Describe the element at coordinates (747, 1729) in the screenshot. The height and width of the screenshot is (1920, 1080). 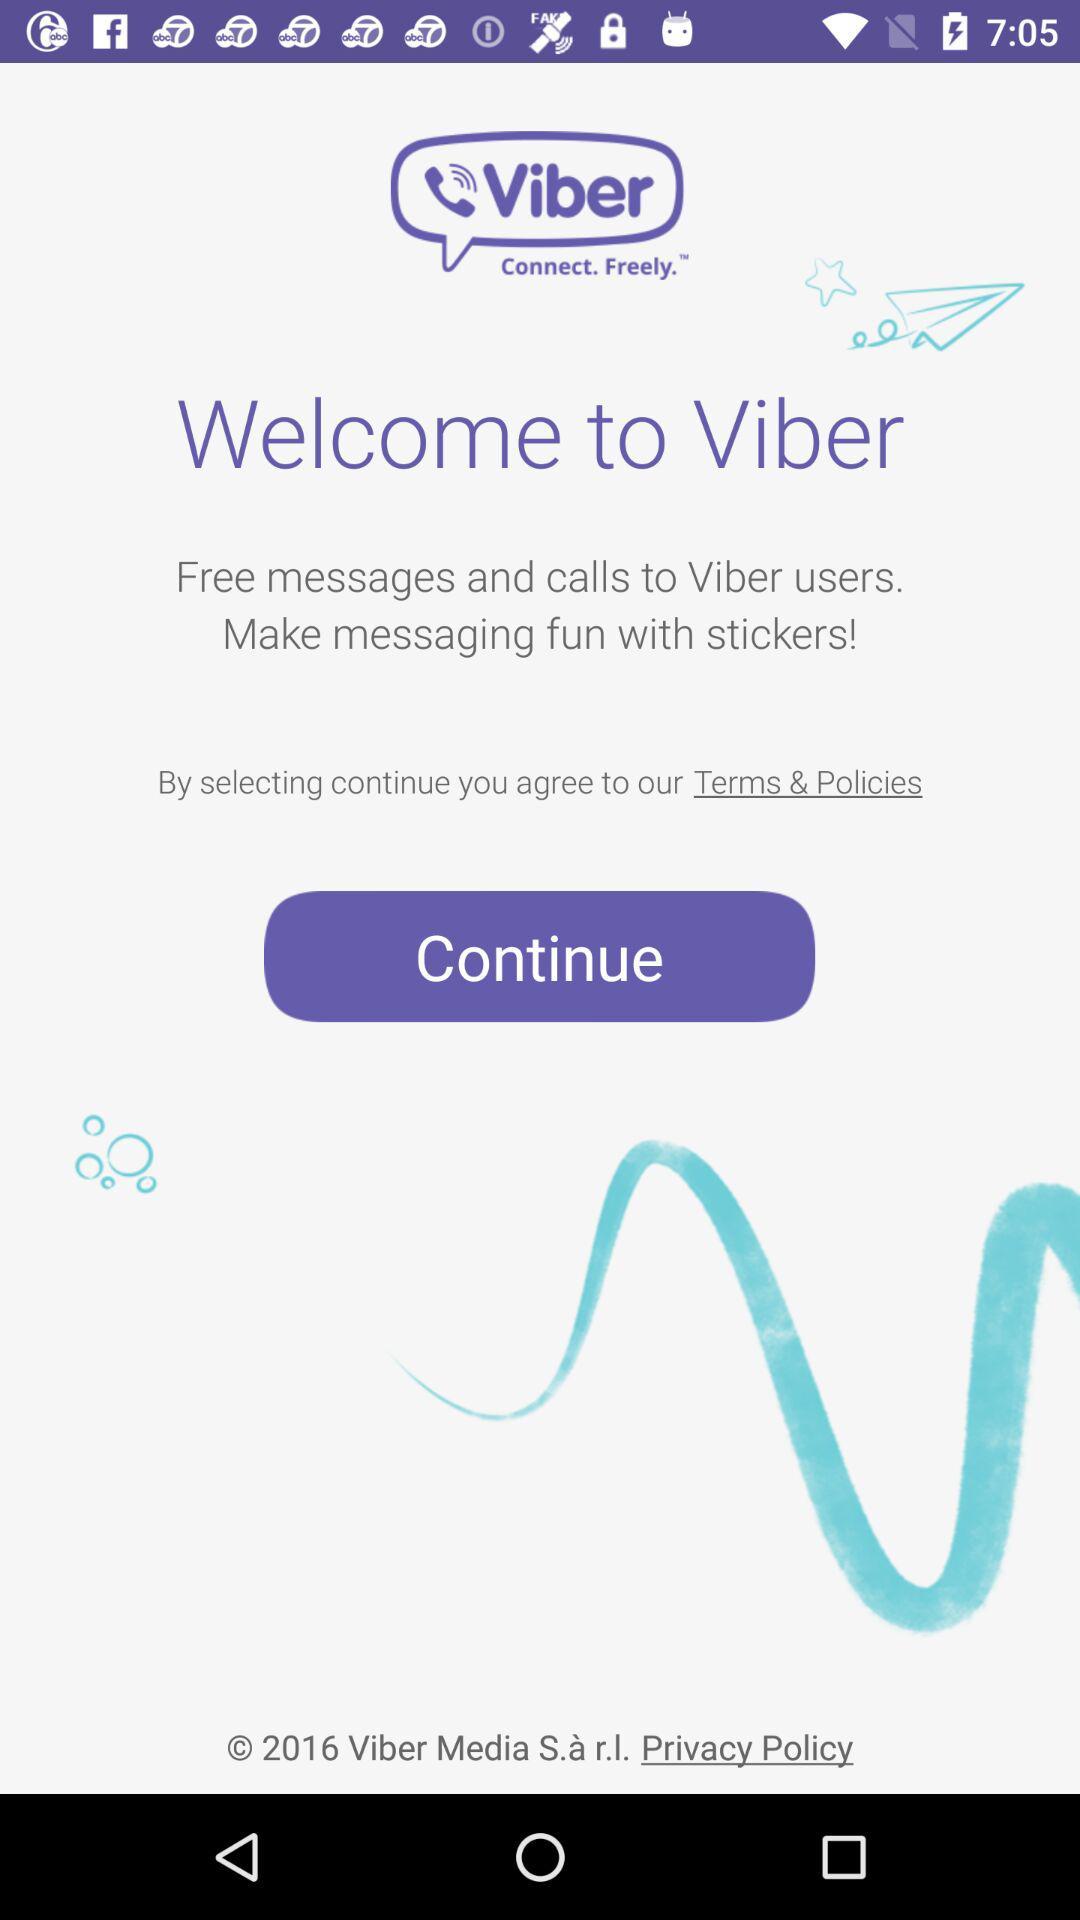
I see `the privacy policy icon` at that location.